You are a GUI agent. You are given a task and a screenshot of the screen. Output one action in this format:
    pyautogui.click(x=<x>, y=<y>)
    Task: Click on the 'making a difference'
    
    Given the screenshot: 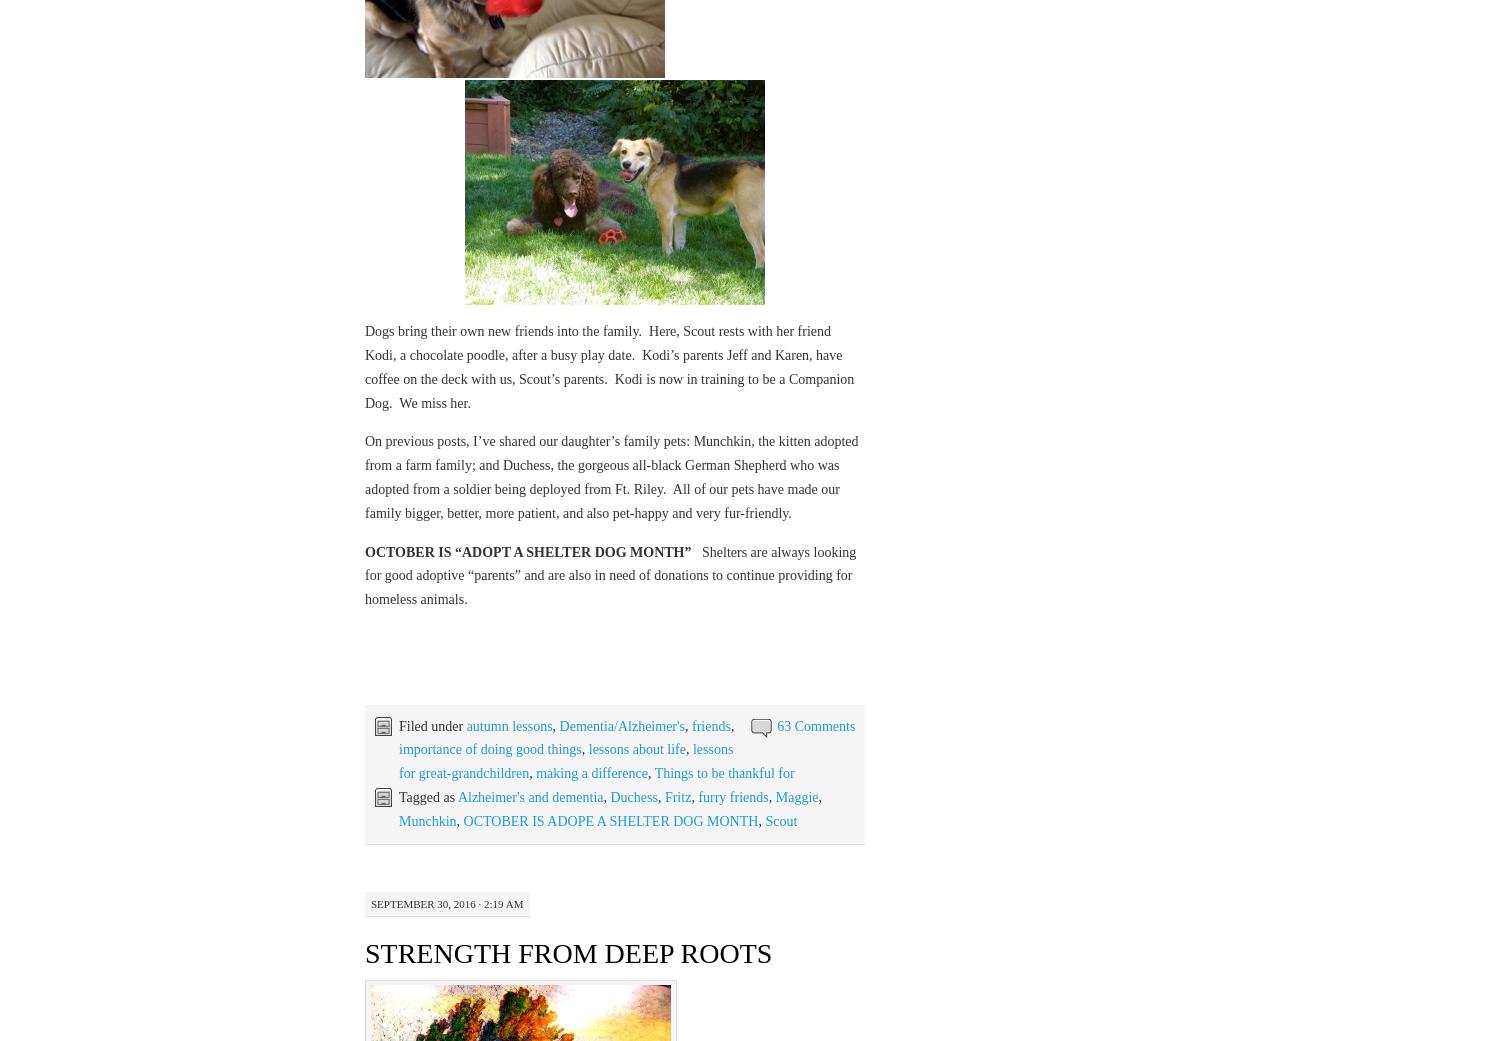 What is the action you would take?
    pyautogui.click(x=590, y=773)
    